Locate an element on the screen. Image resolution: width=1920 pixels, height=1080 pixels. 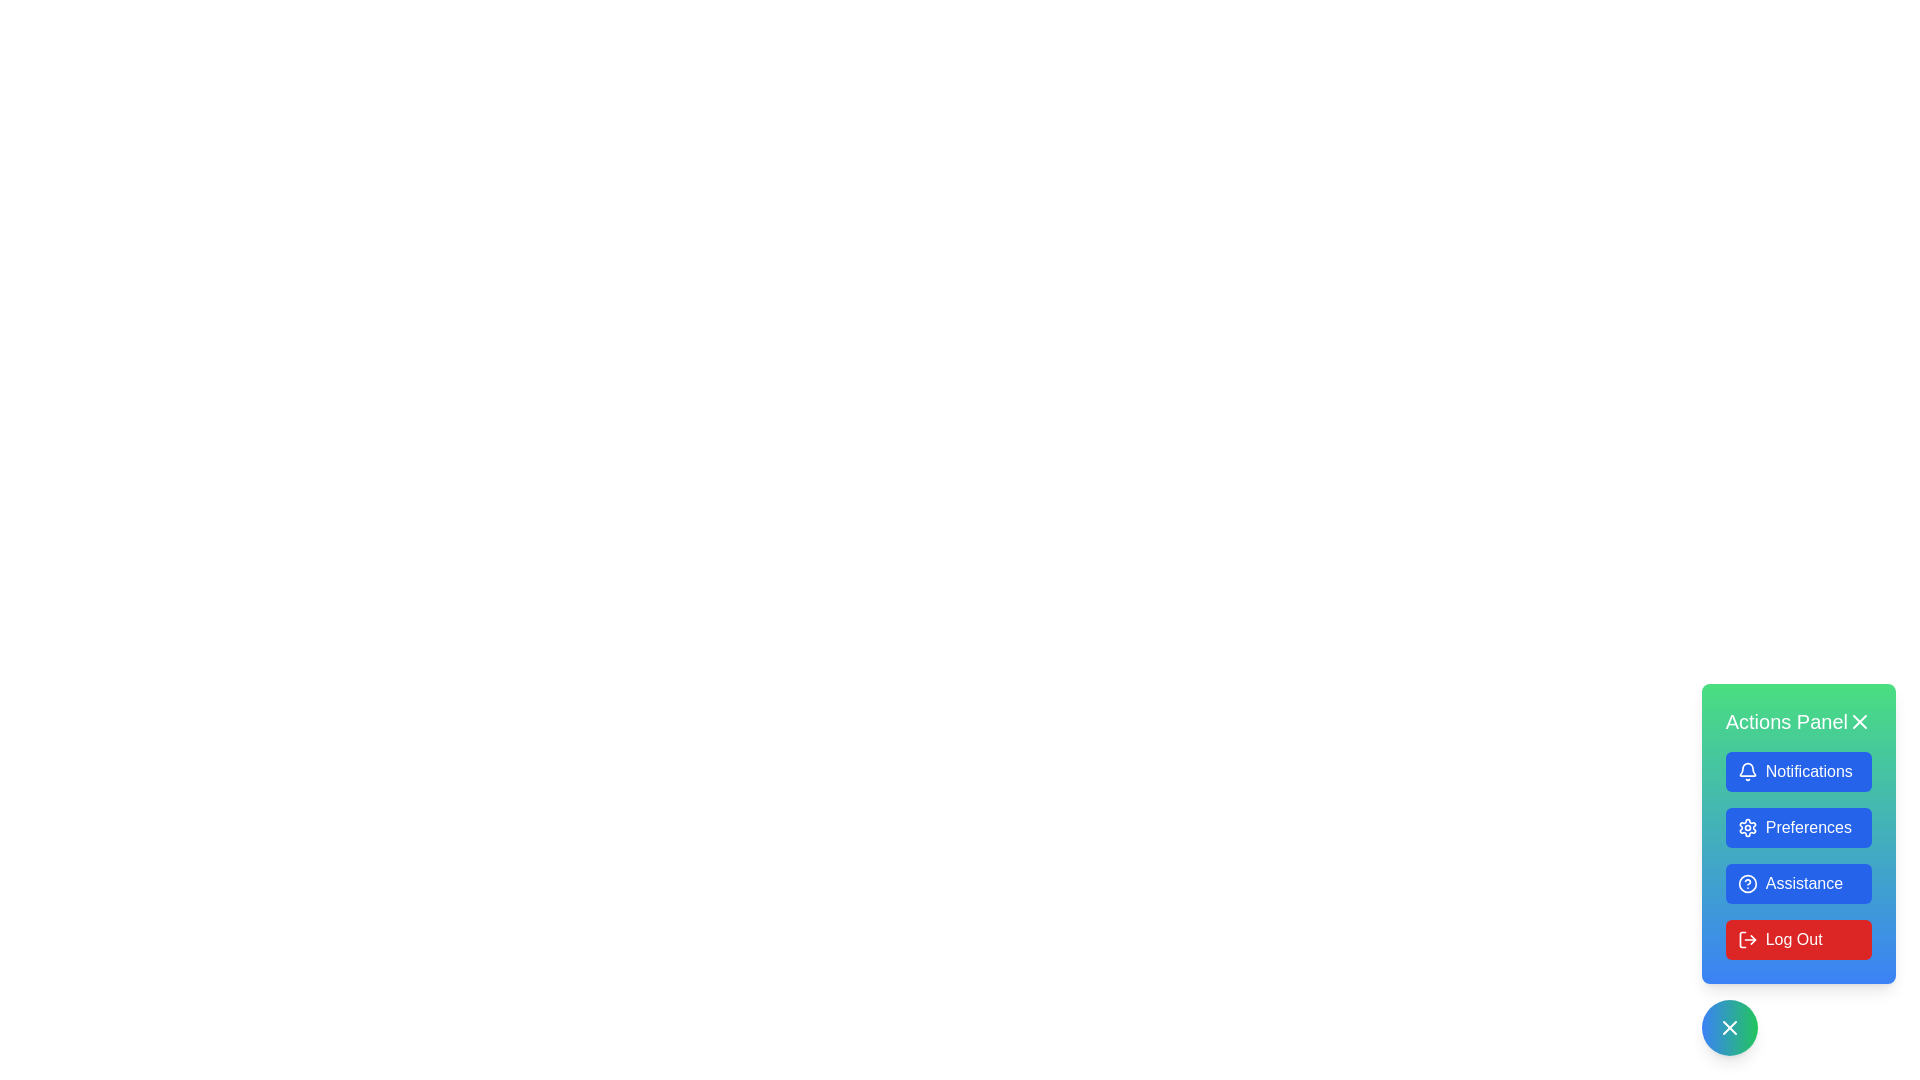
the 'Assistance' button, which is a rectangular button with a blue background and white text, located in the bottom right menu panel between the 'Preferences' and 'Log Out' buttons is located at coordinates (1798, 869).